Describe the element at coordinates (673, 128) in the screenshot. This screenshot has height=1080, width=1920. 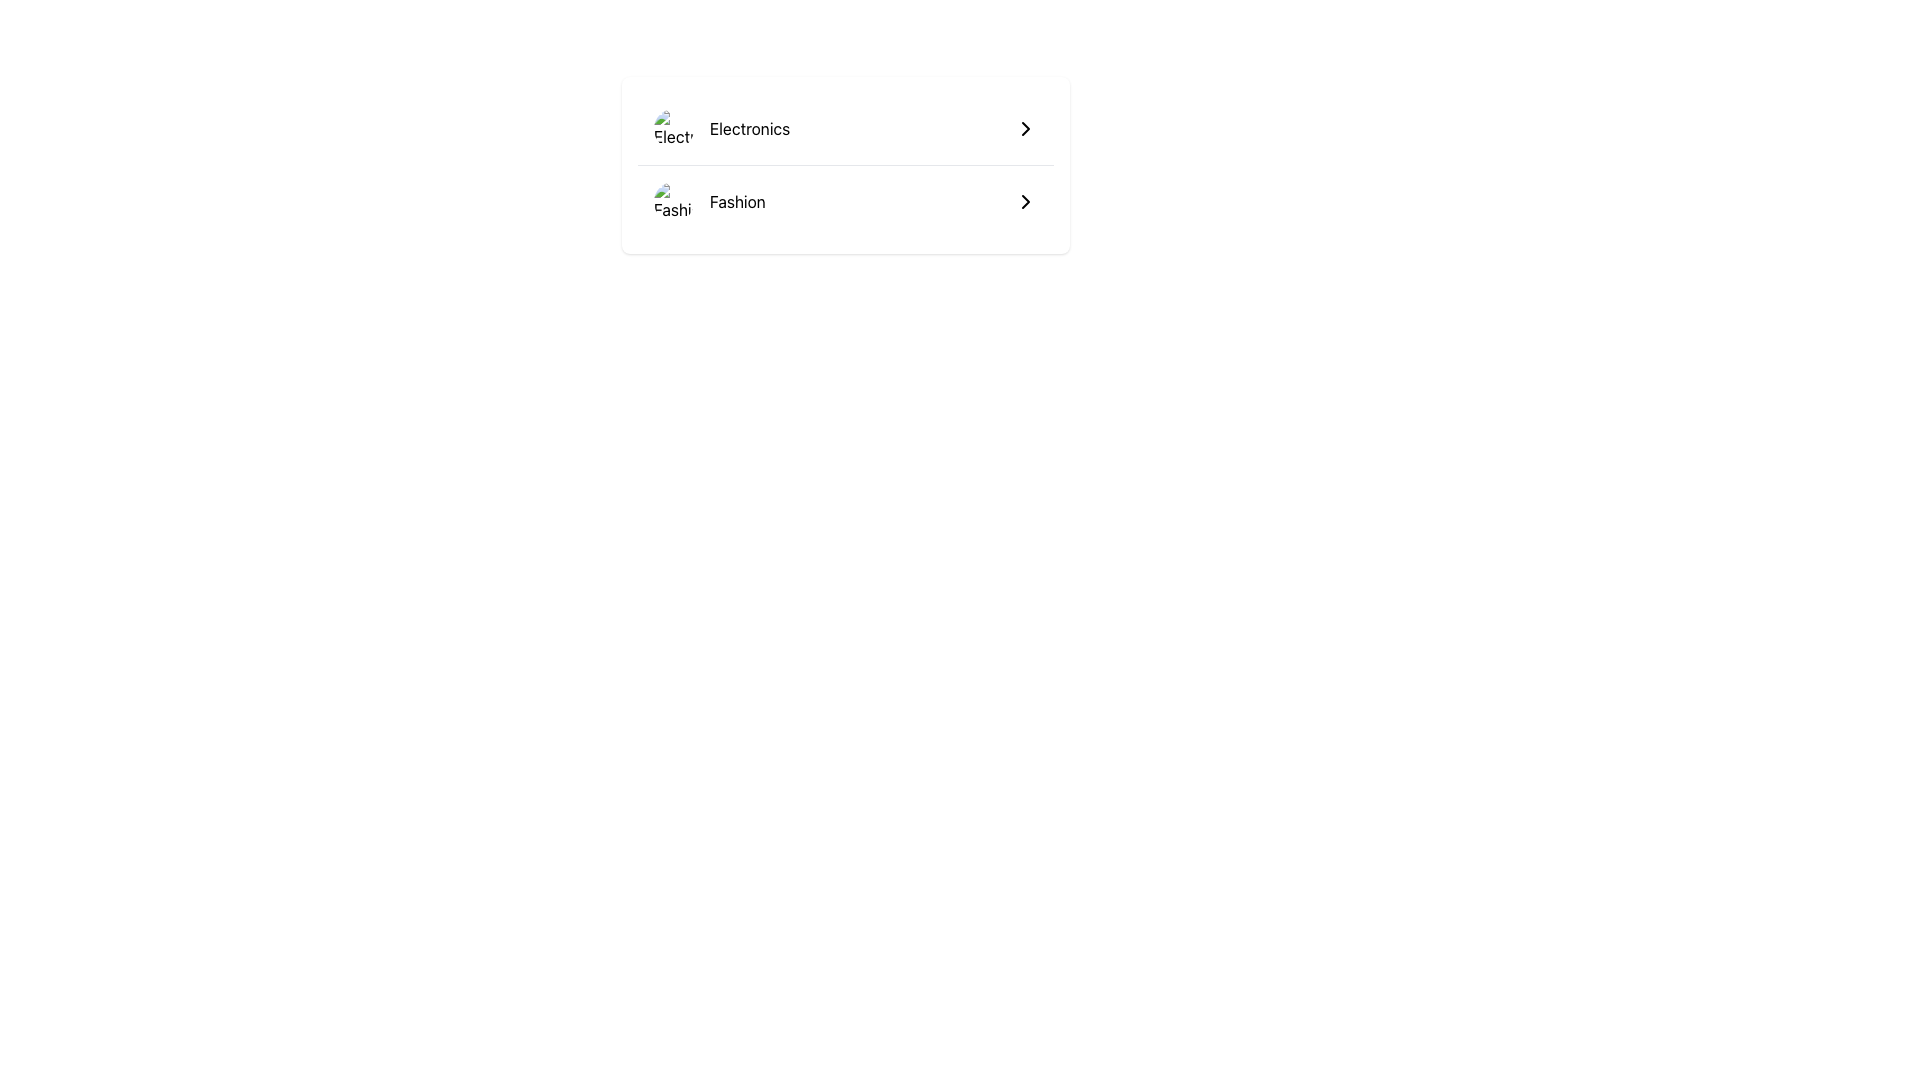
I see `the circular icon representing the 'Electronics' category, which is the leftmost element in a row containing the label 'Electronics'` at that location.